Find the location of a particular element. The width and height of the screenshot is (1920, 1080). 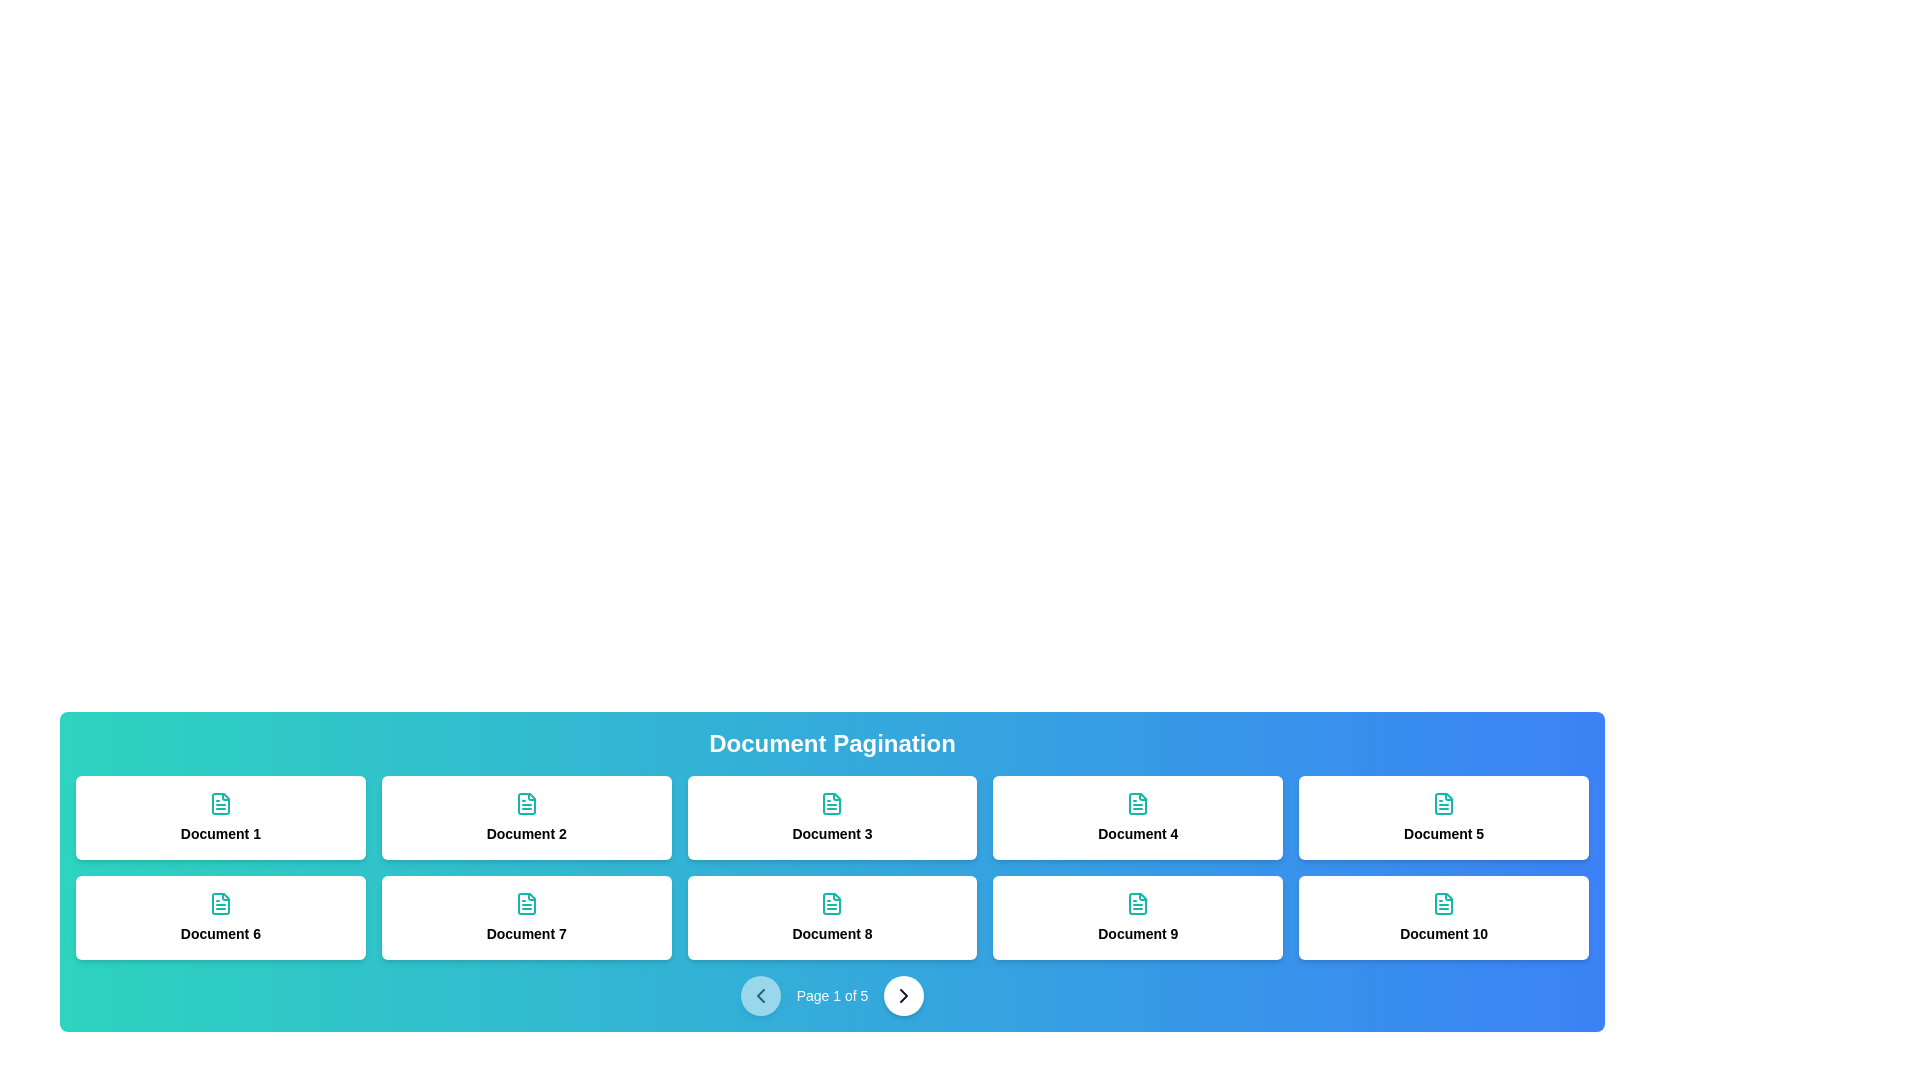

the button labeled 'Document 3', which is the third button in the top row of a two-row grid, surrounded by 'Document 2' and 'Document 4' is located at coordinates (832, 817).